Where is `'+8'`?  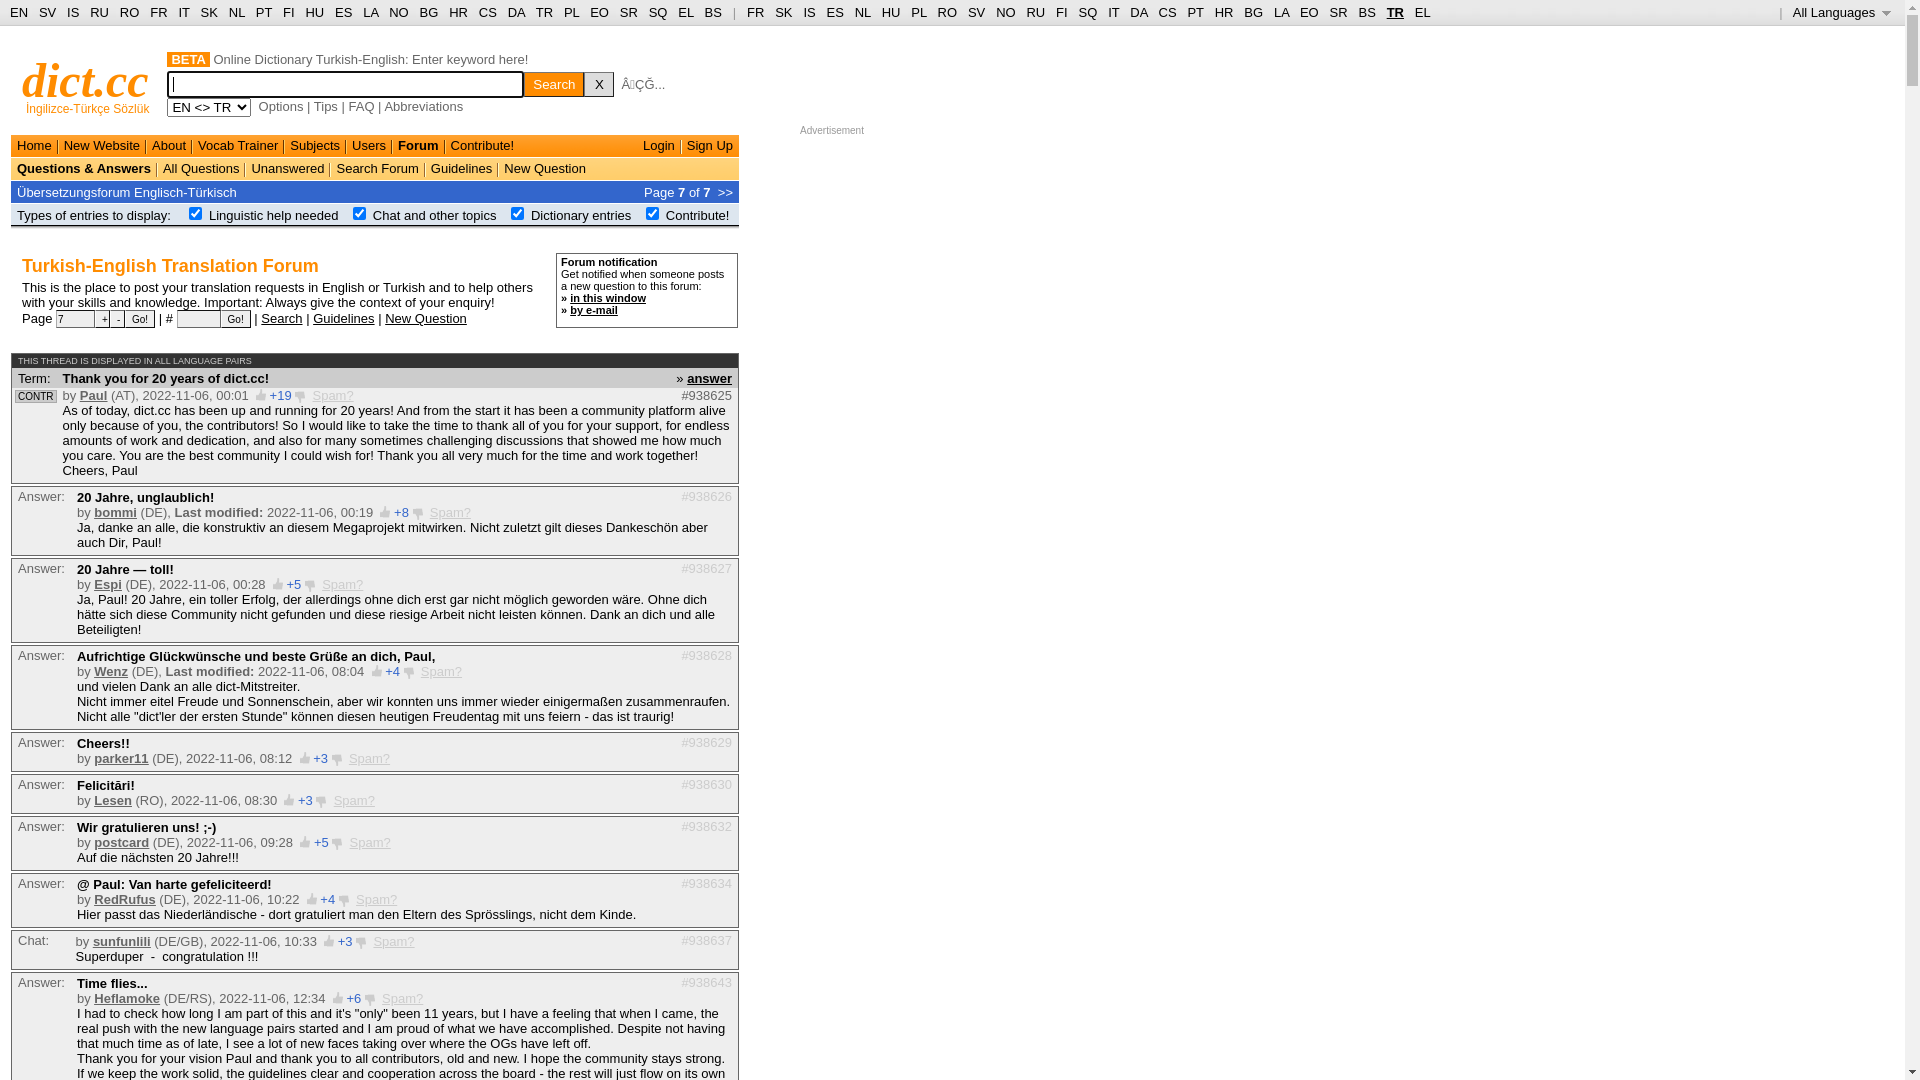 '+8' is located at coordinates (400, 511).